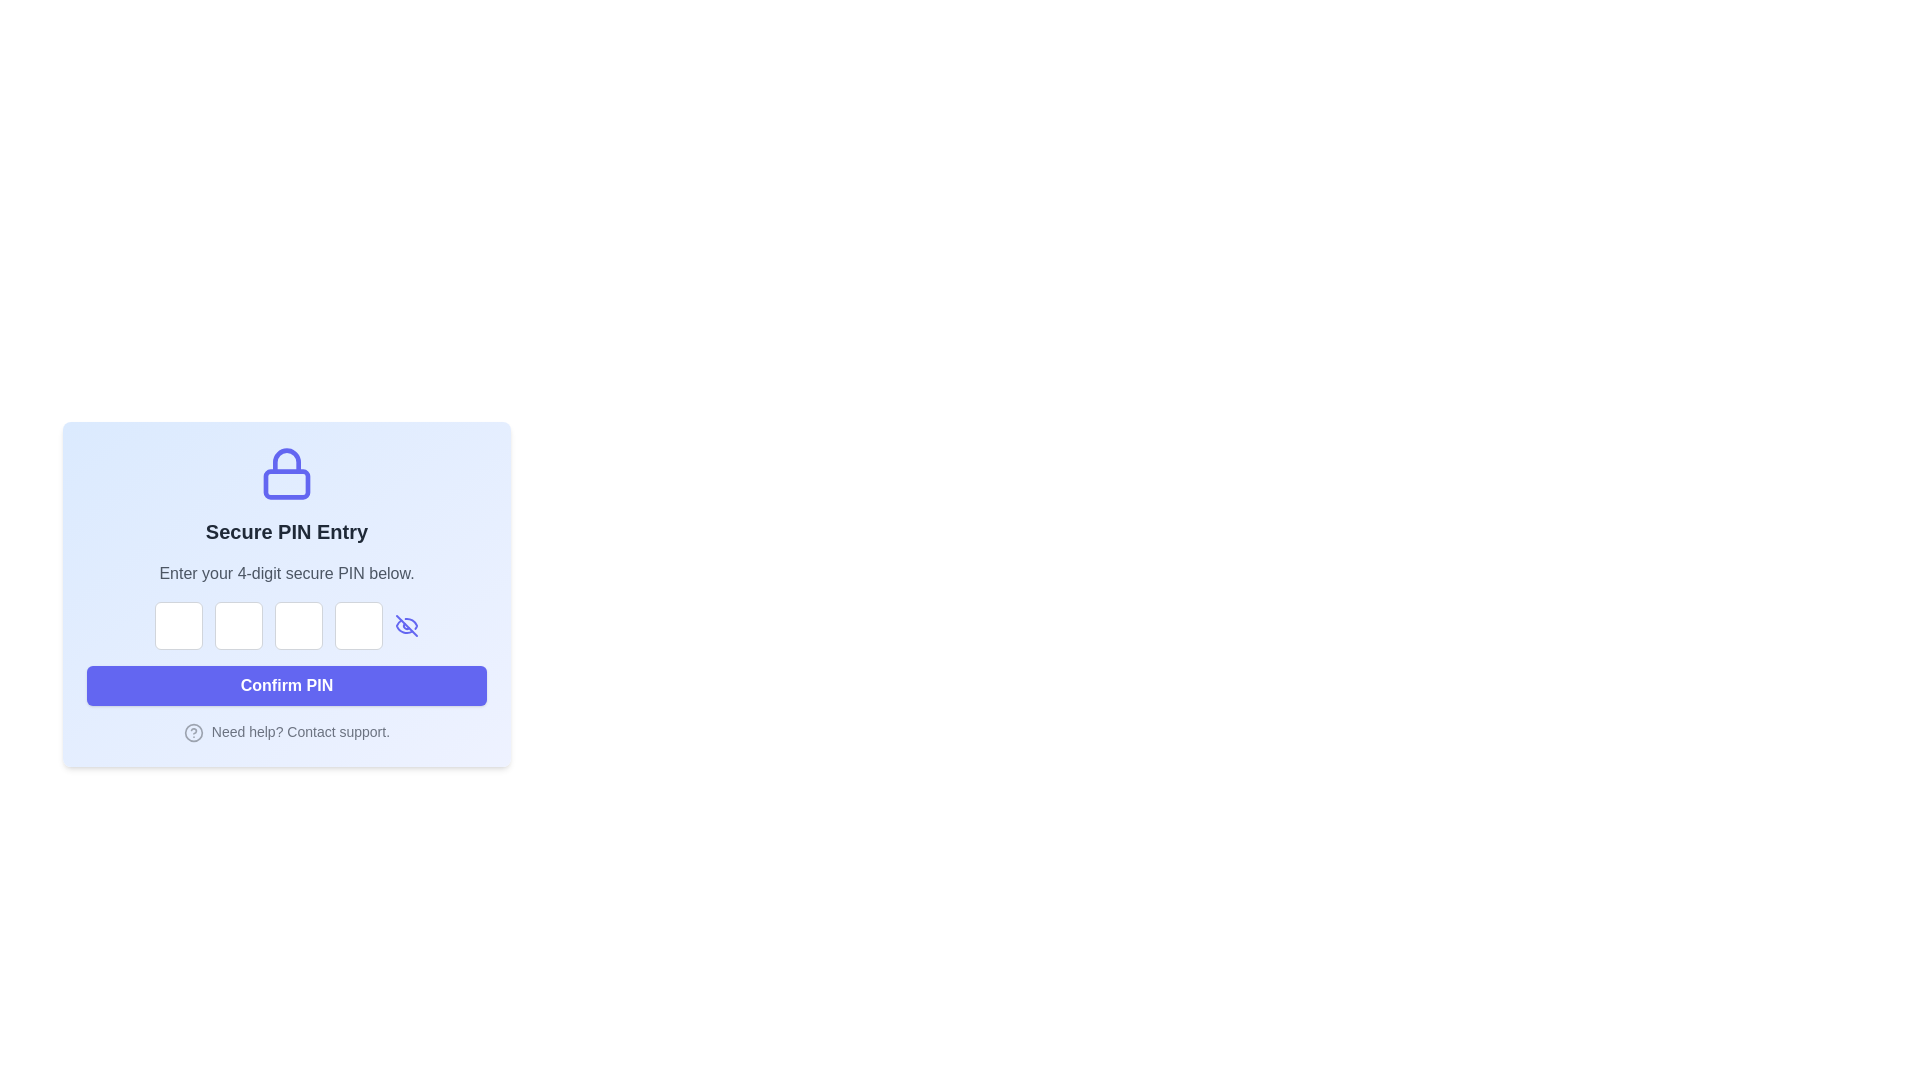 The height and width of the screenshot is (1080, 1920). What do you see at coordinates (406, 624) in the screenshot?
I see `the toggle button located to the right of the four text input fields in the secure PIN entry section to switch the visibility of the entered PIN` at bounding box center [406, 624].